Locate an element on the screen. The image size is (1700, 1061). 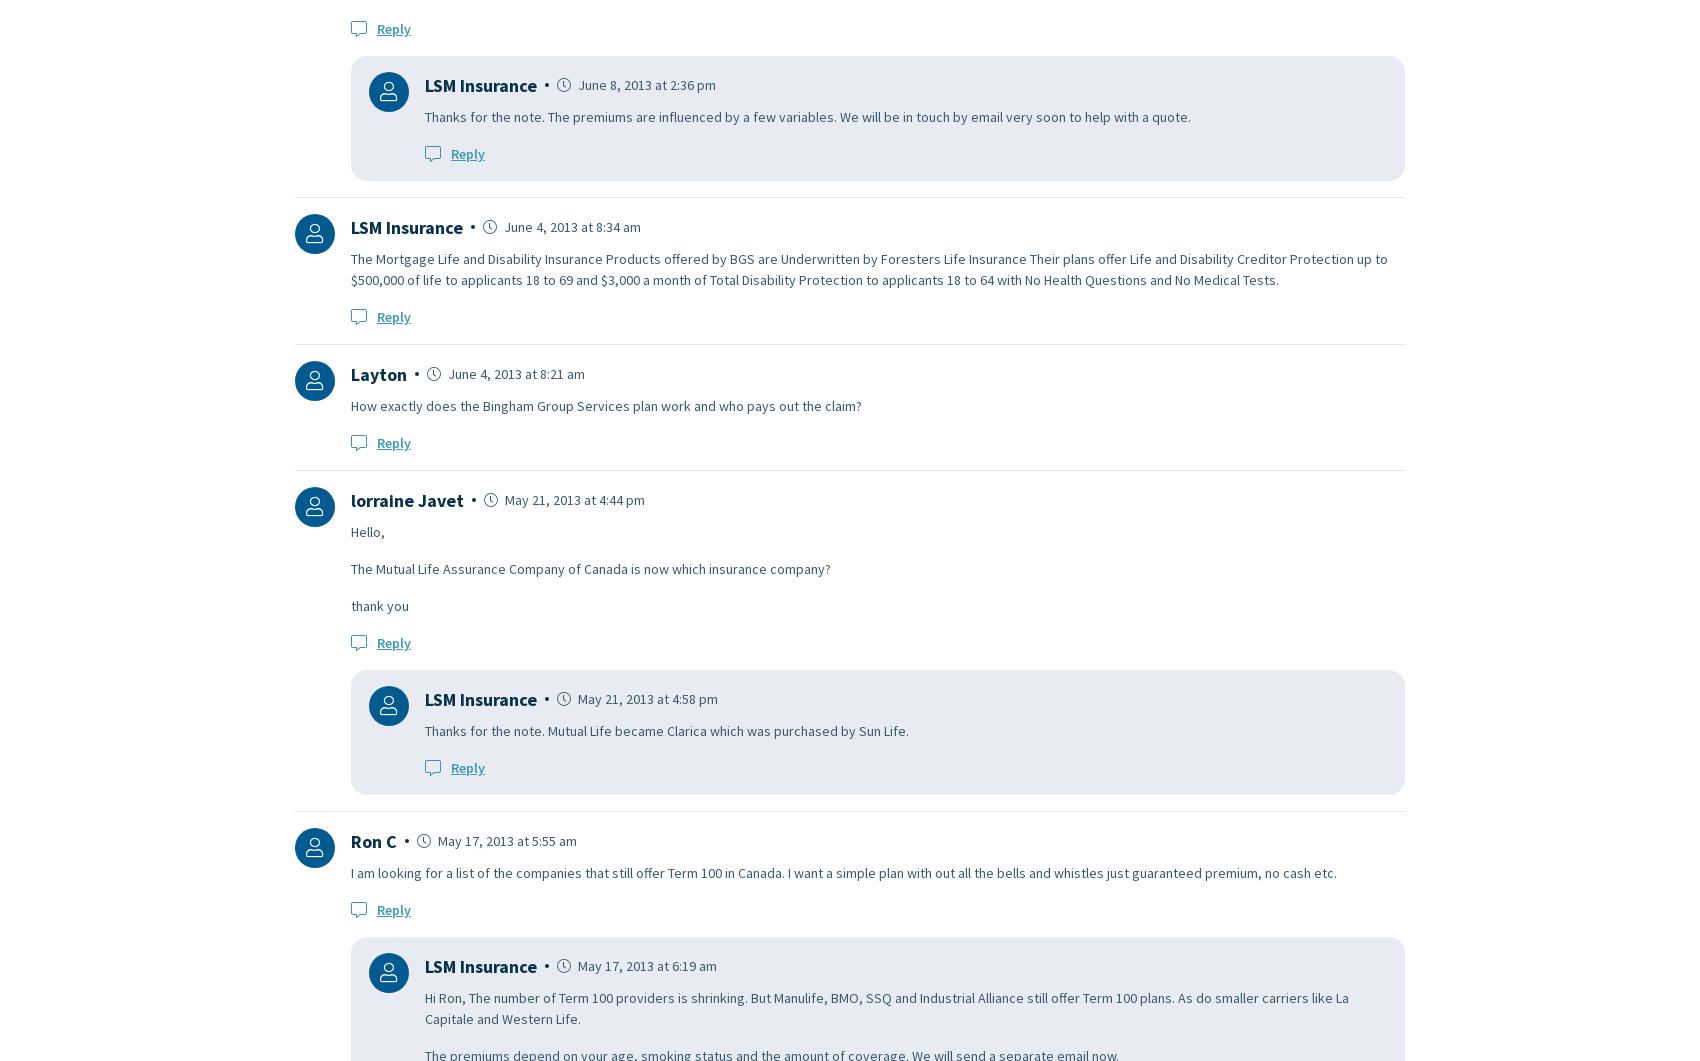
'Thanks for the note.  Mutual Life became Clarica which was purchased by Sun Life.' is located at coordinates (667, 729).